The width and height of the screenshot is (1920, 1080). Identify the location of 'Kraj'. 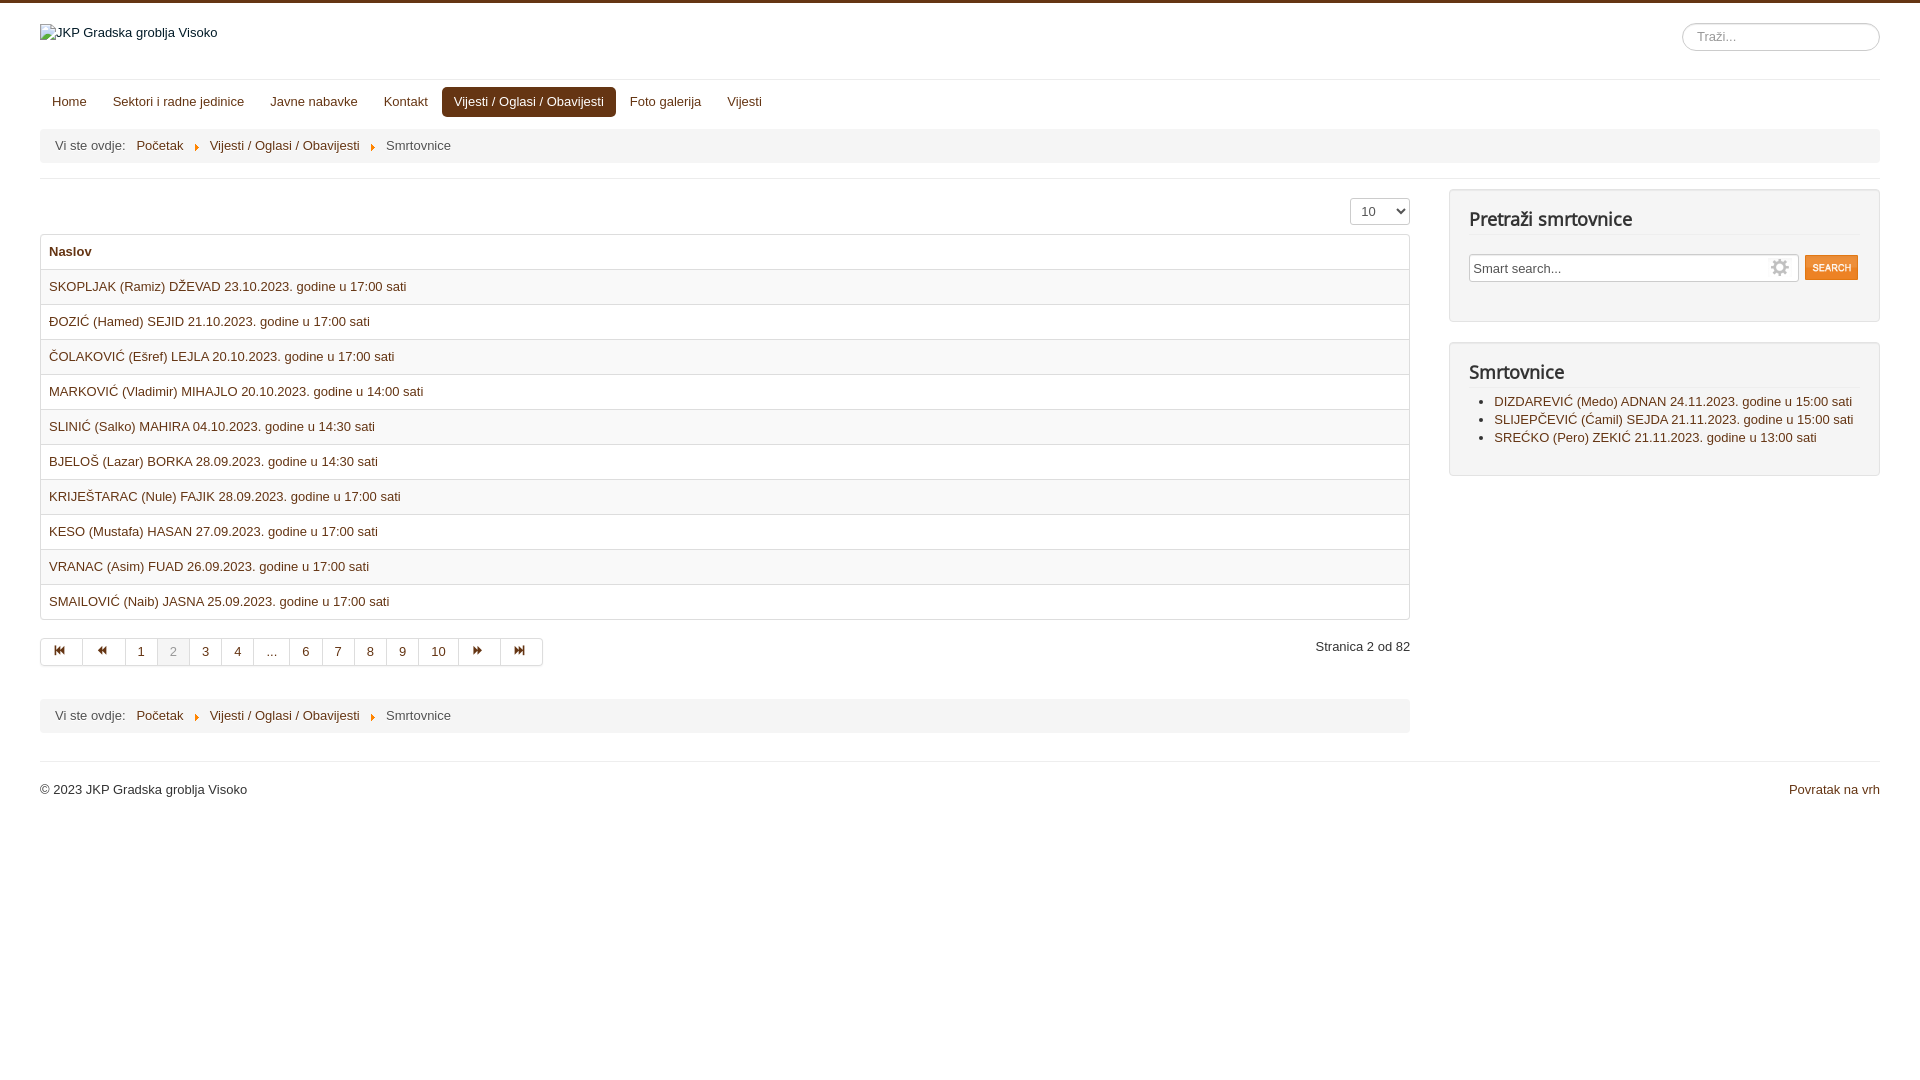
(522, 651).